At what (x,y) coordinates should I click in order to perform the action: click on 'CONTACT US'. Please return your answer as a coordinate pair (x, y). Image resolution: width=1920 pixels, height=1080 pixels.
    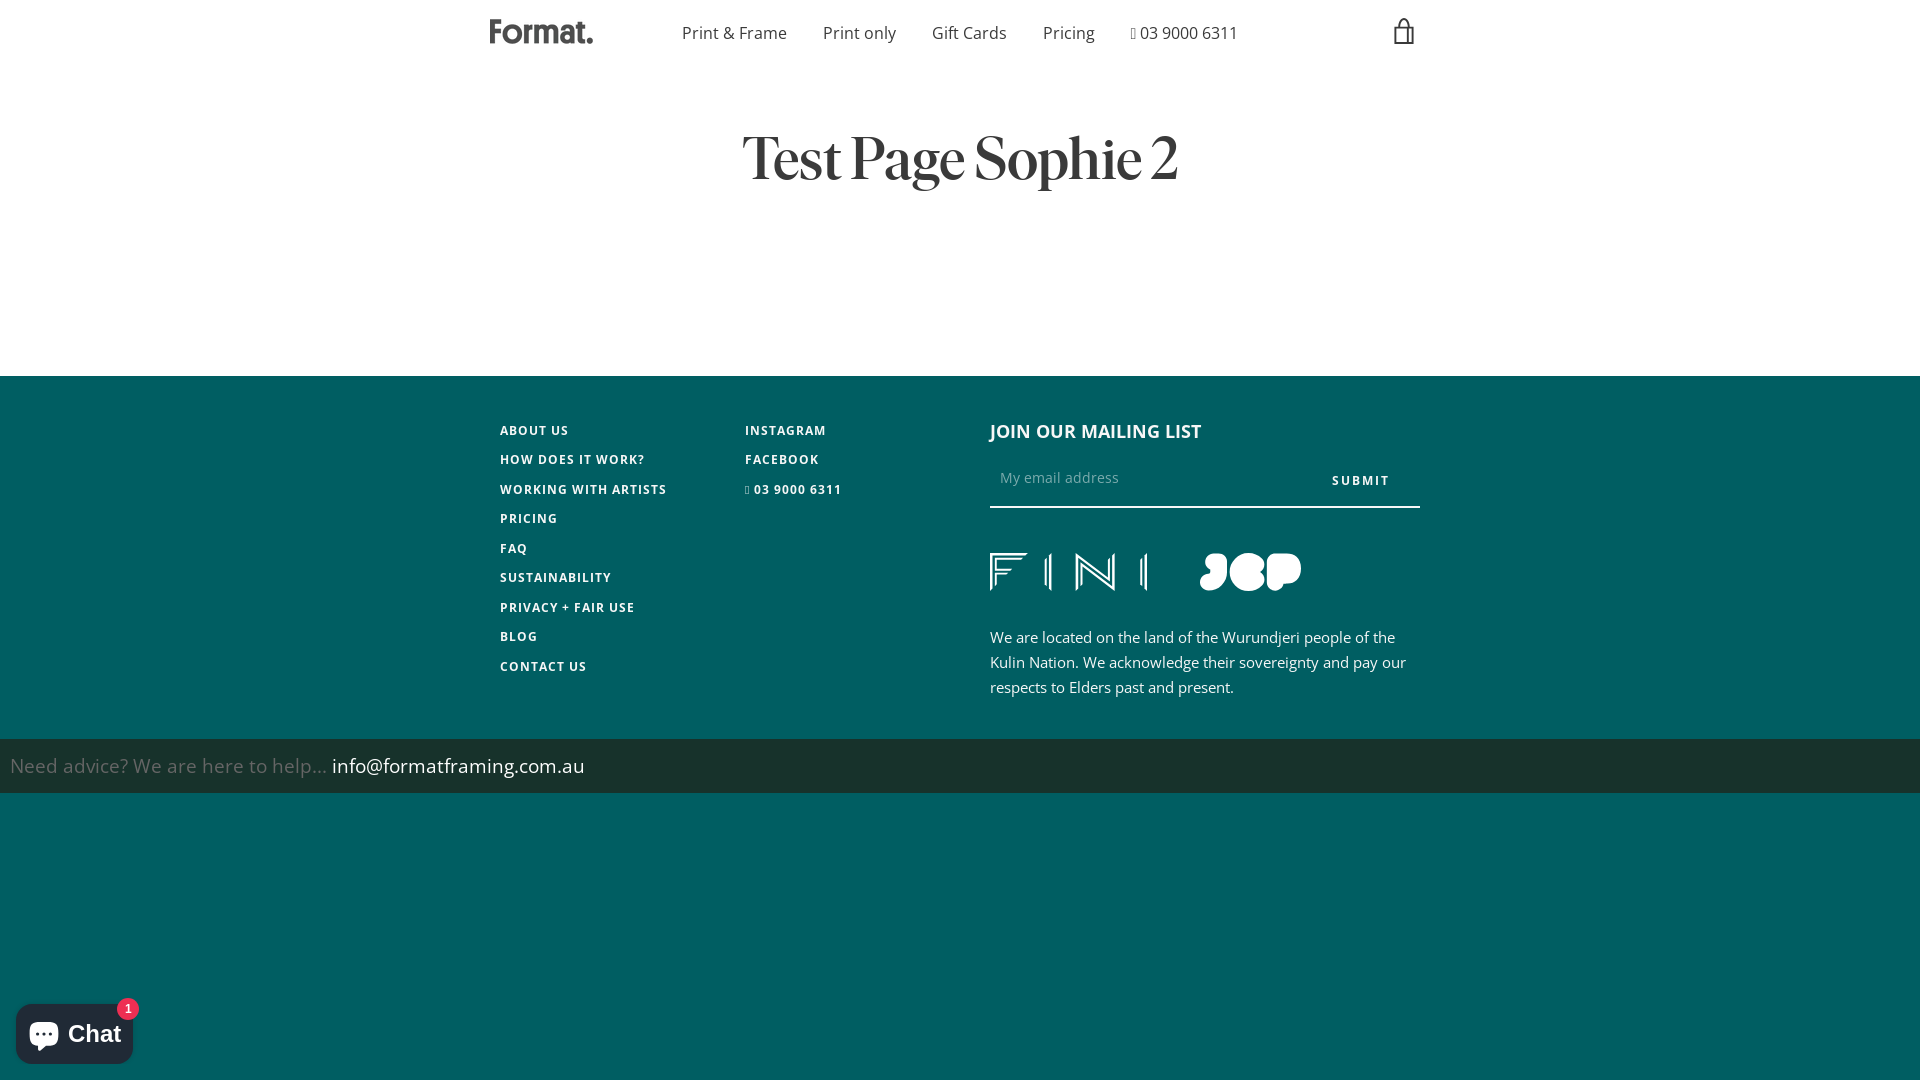
    Looking at the image, I should click on (543, 666).